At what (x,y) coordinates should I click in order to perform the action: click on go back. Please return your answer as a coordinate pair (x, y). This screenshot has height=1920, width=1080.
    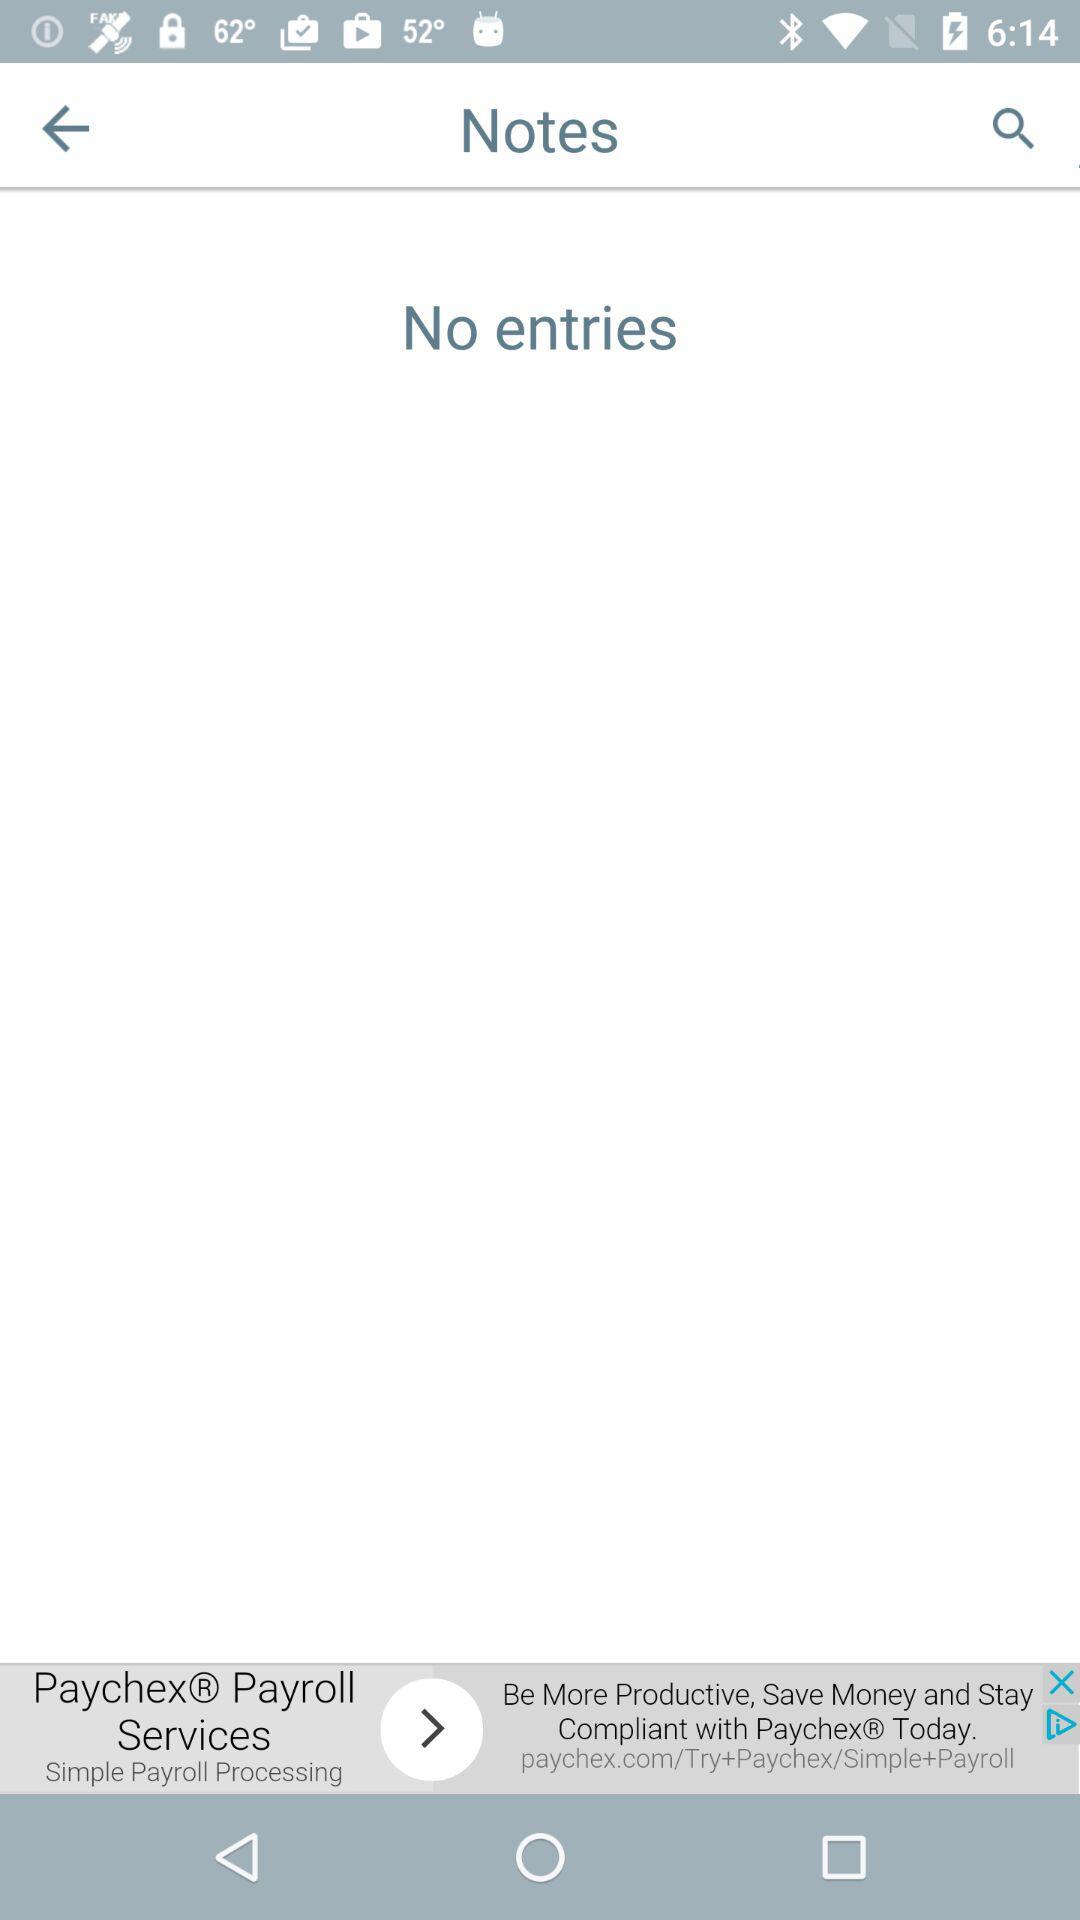
    Looking at the image, I should click on (64, 127).